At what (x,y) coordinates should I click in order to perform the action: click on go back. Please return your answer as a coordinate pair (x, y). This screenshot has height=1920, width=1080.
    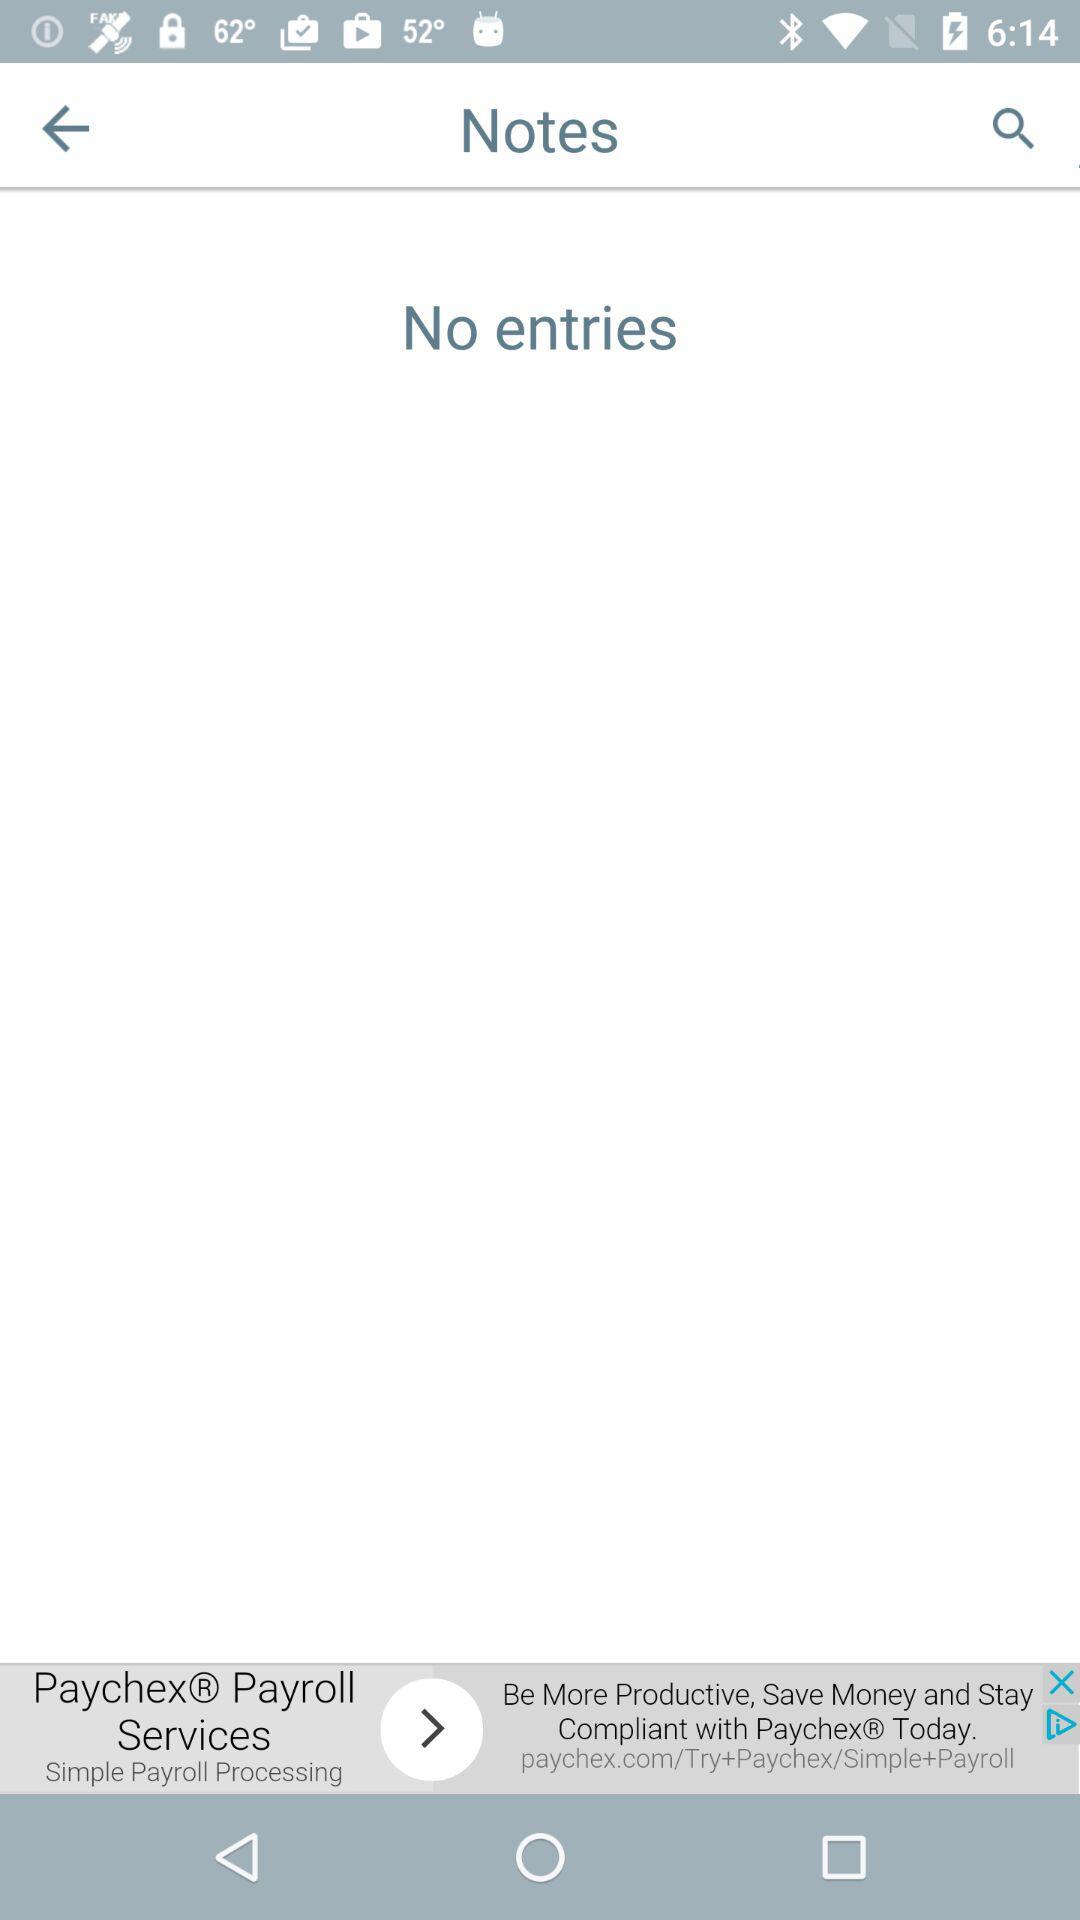
    Looking at the image, I should click on (64, 127).